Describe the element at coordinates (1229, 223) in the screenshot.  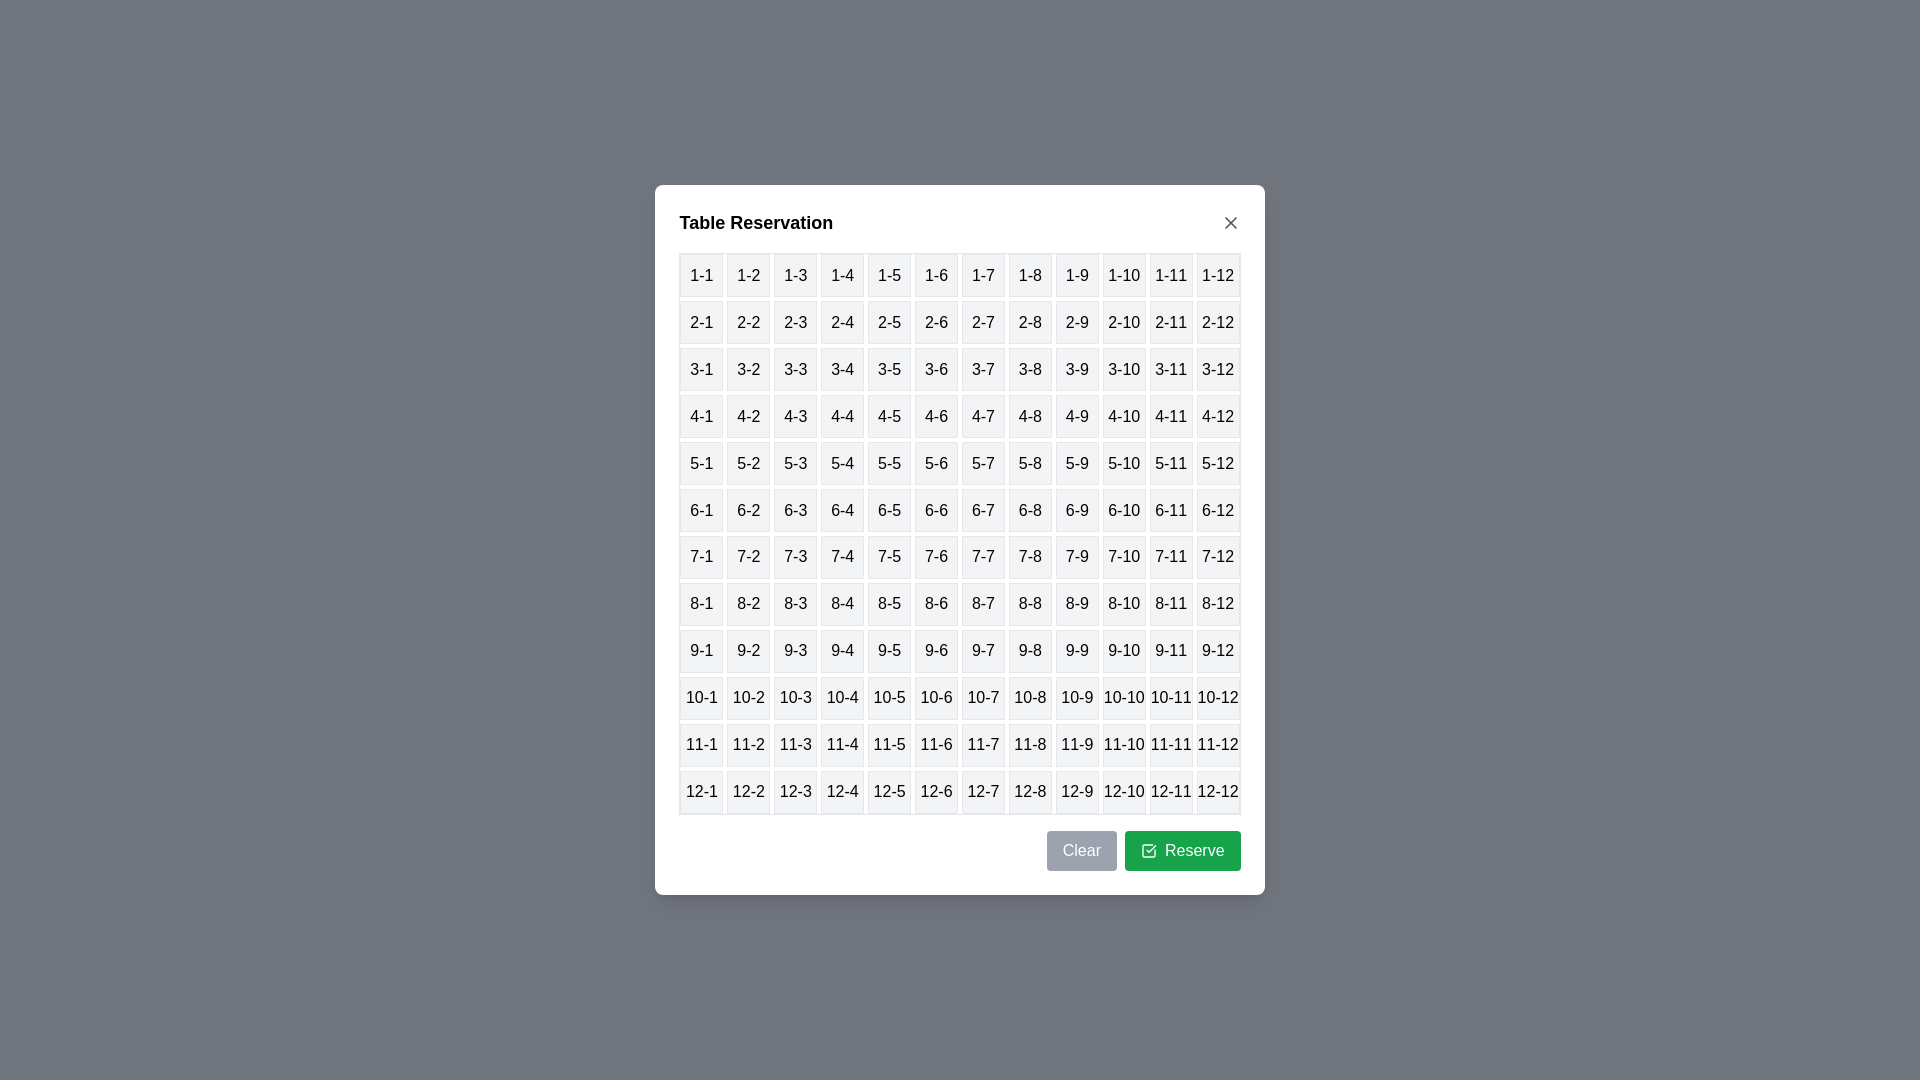
I see `close button in the top-right corner of the dialog` at that location.